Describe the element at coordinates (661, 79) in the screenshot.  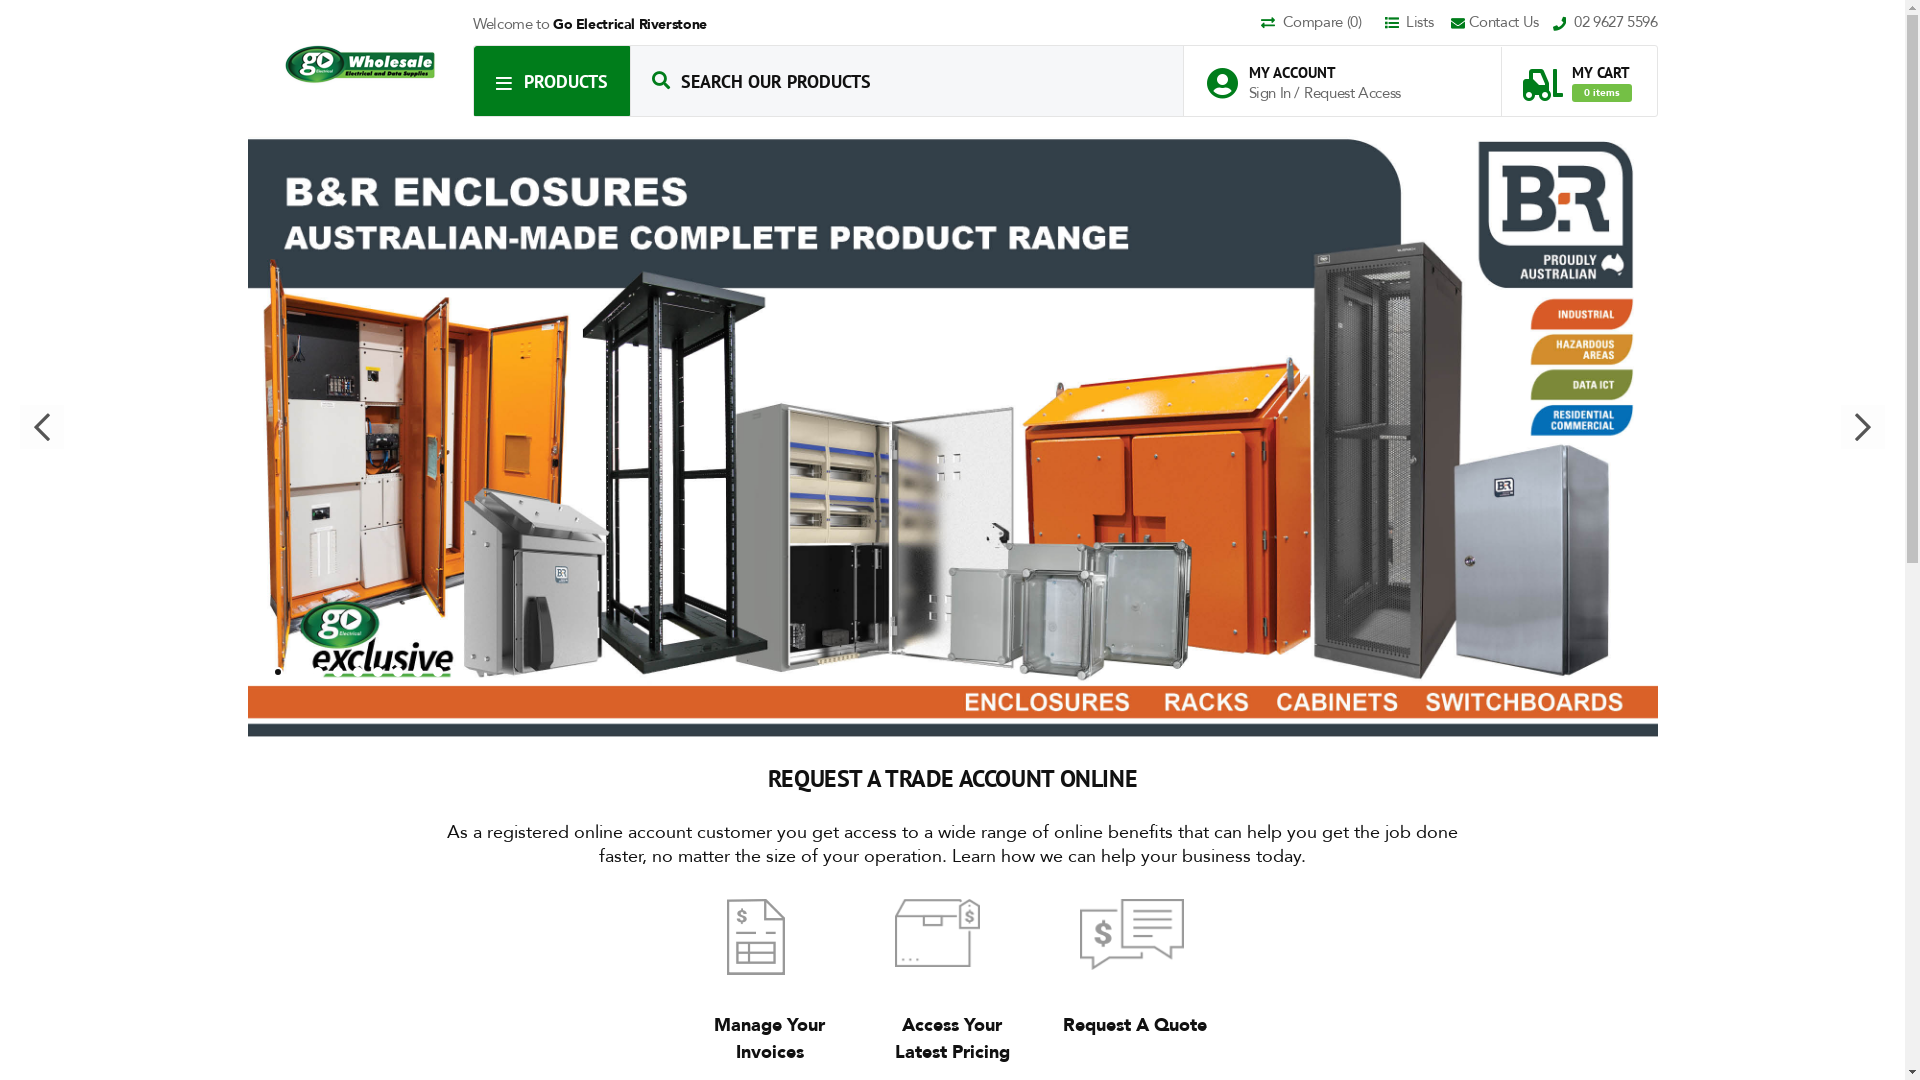
I see `'Search'` at that location.